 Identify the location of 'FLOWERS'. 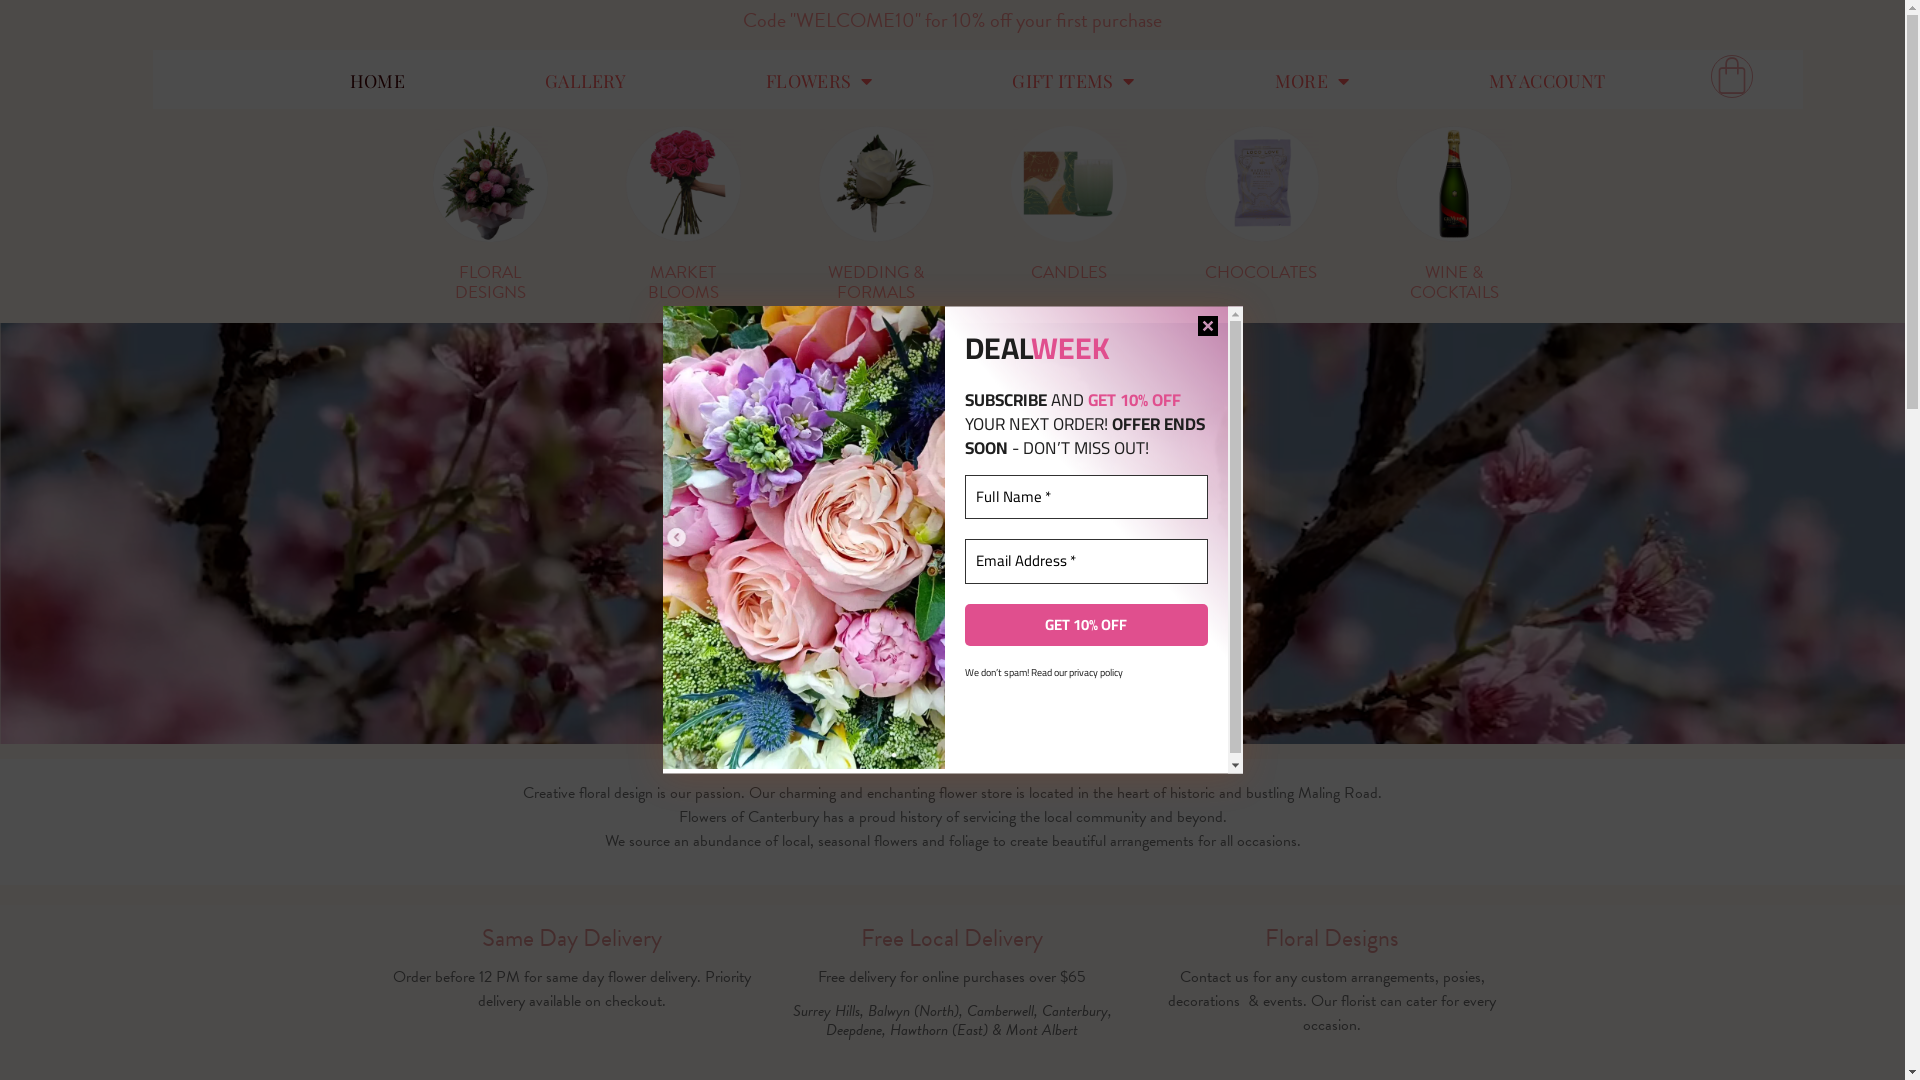
(819, 80).